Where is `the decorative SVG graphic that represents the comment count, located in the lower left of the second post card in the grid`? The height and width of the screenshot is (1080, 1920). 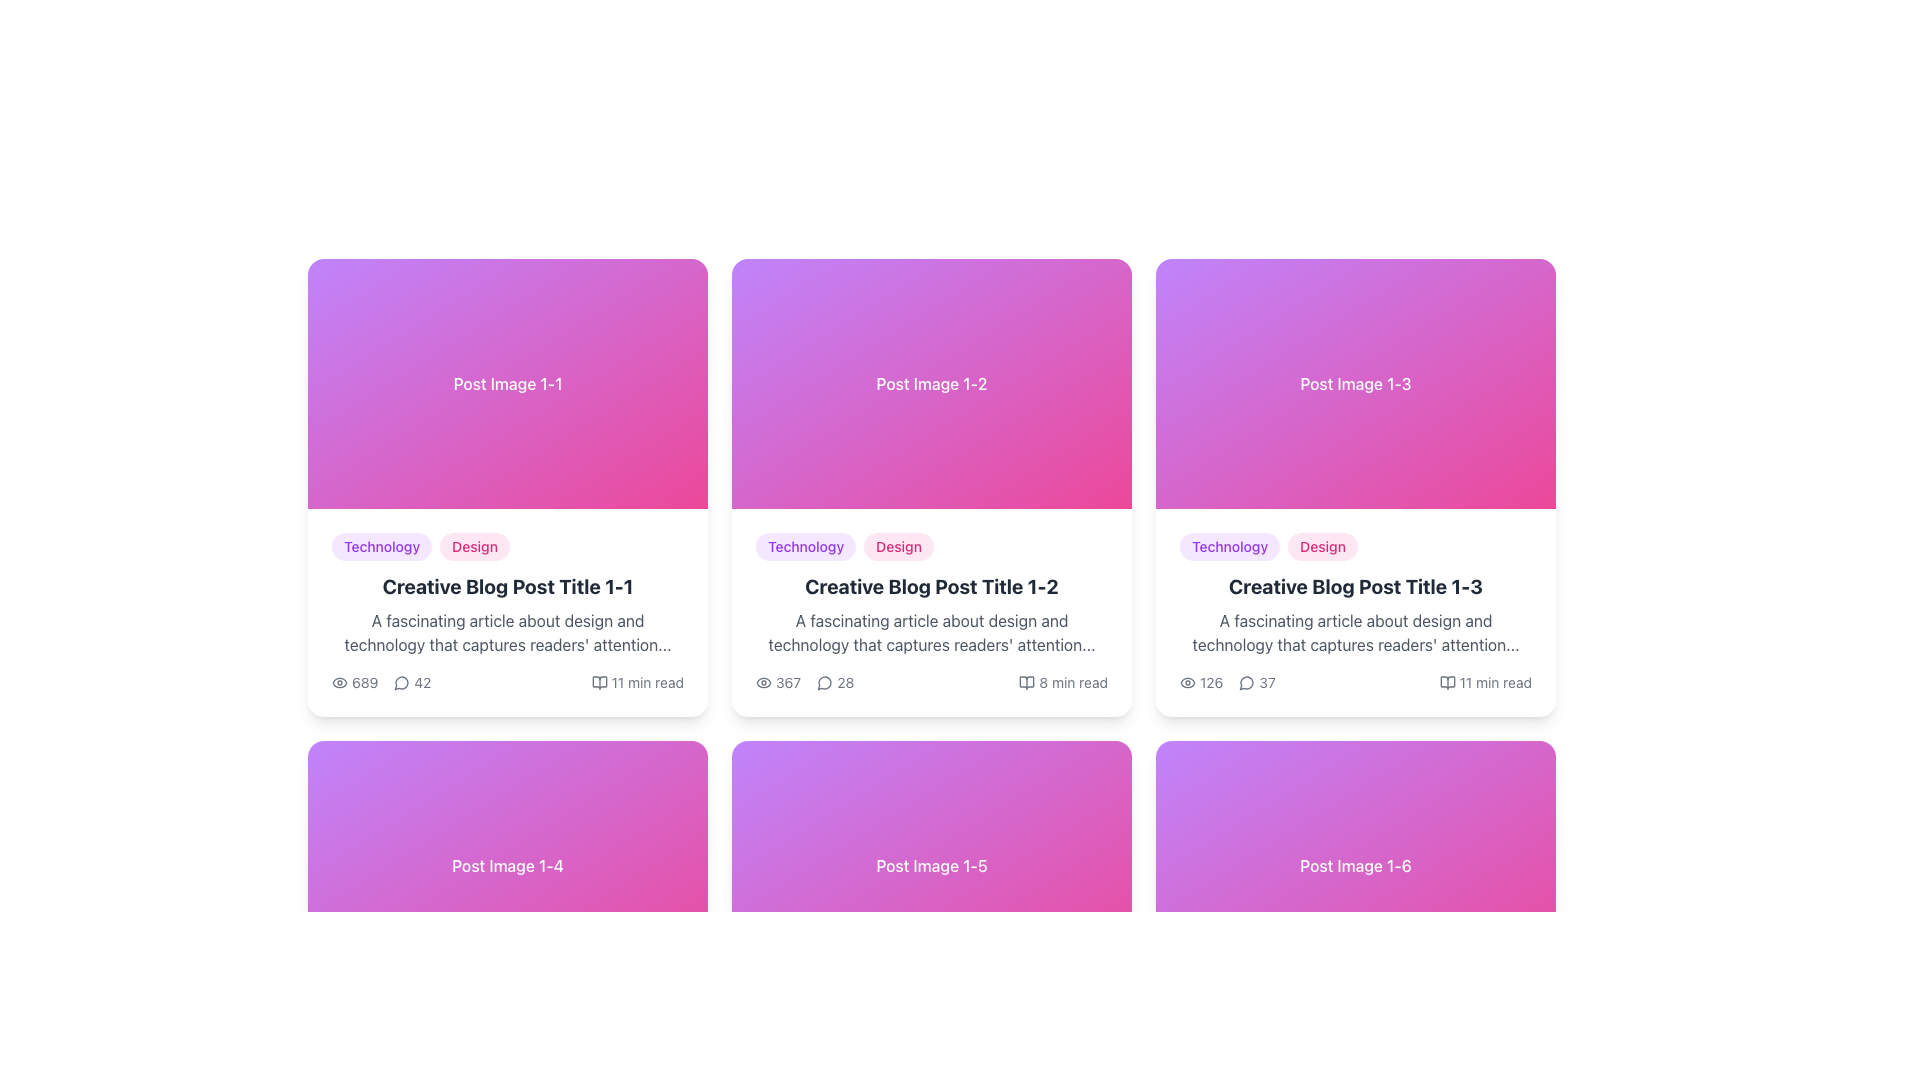
the decorative SVG graphic that represents the comment count, located in the lower left of the second post card in the grid is located at coordinates (824, 682).